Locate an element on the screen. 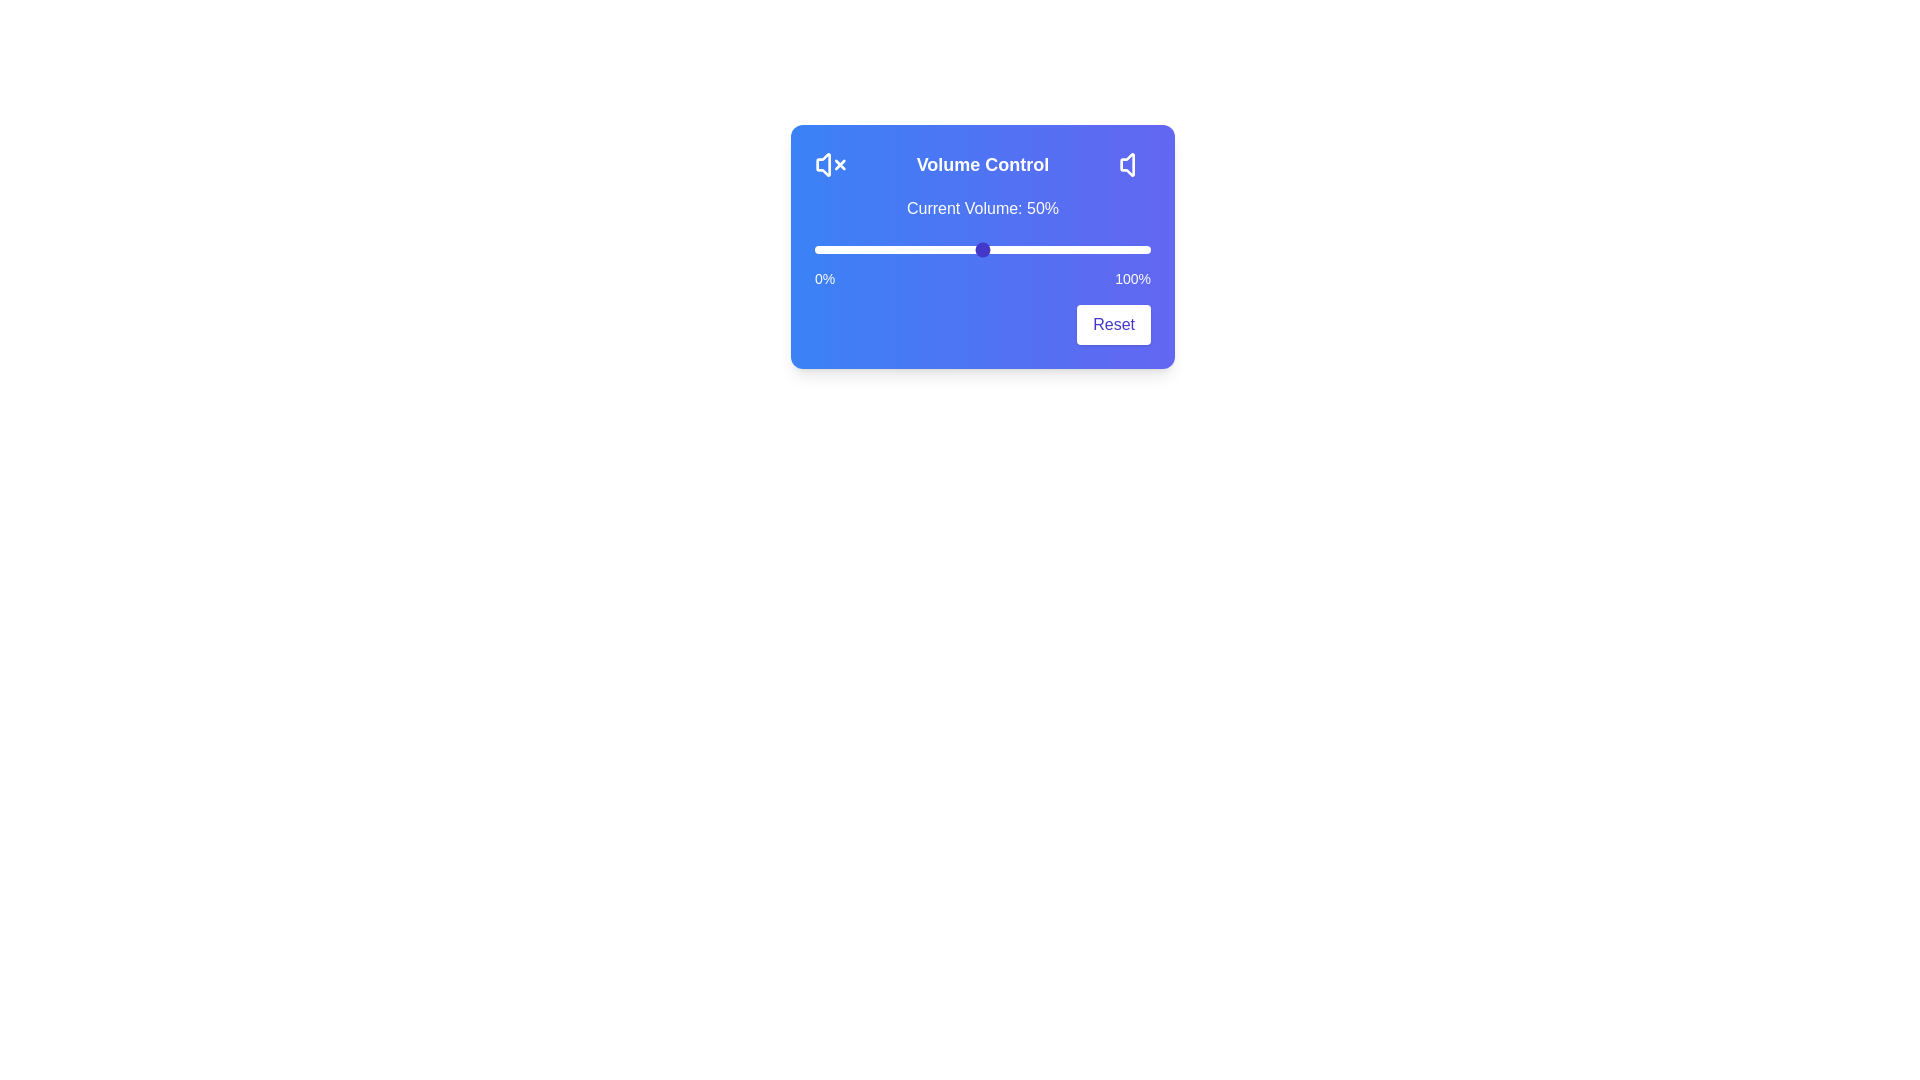 The height and width of the screenshot is (1080, 1920). the volume slider to 66% is located at coordinates (1036, 249).